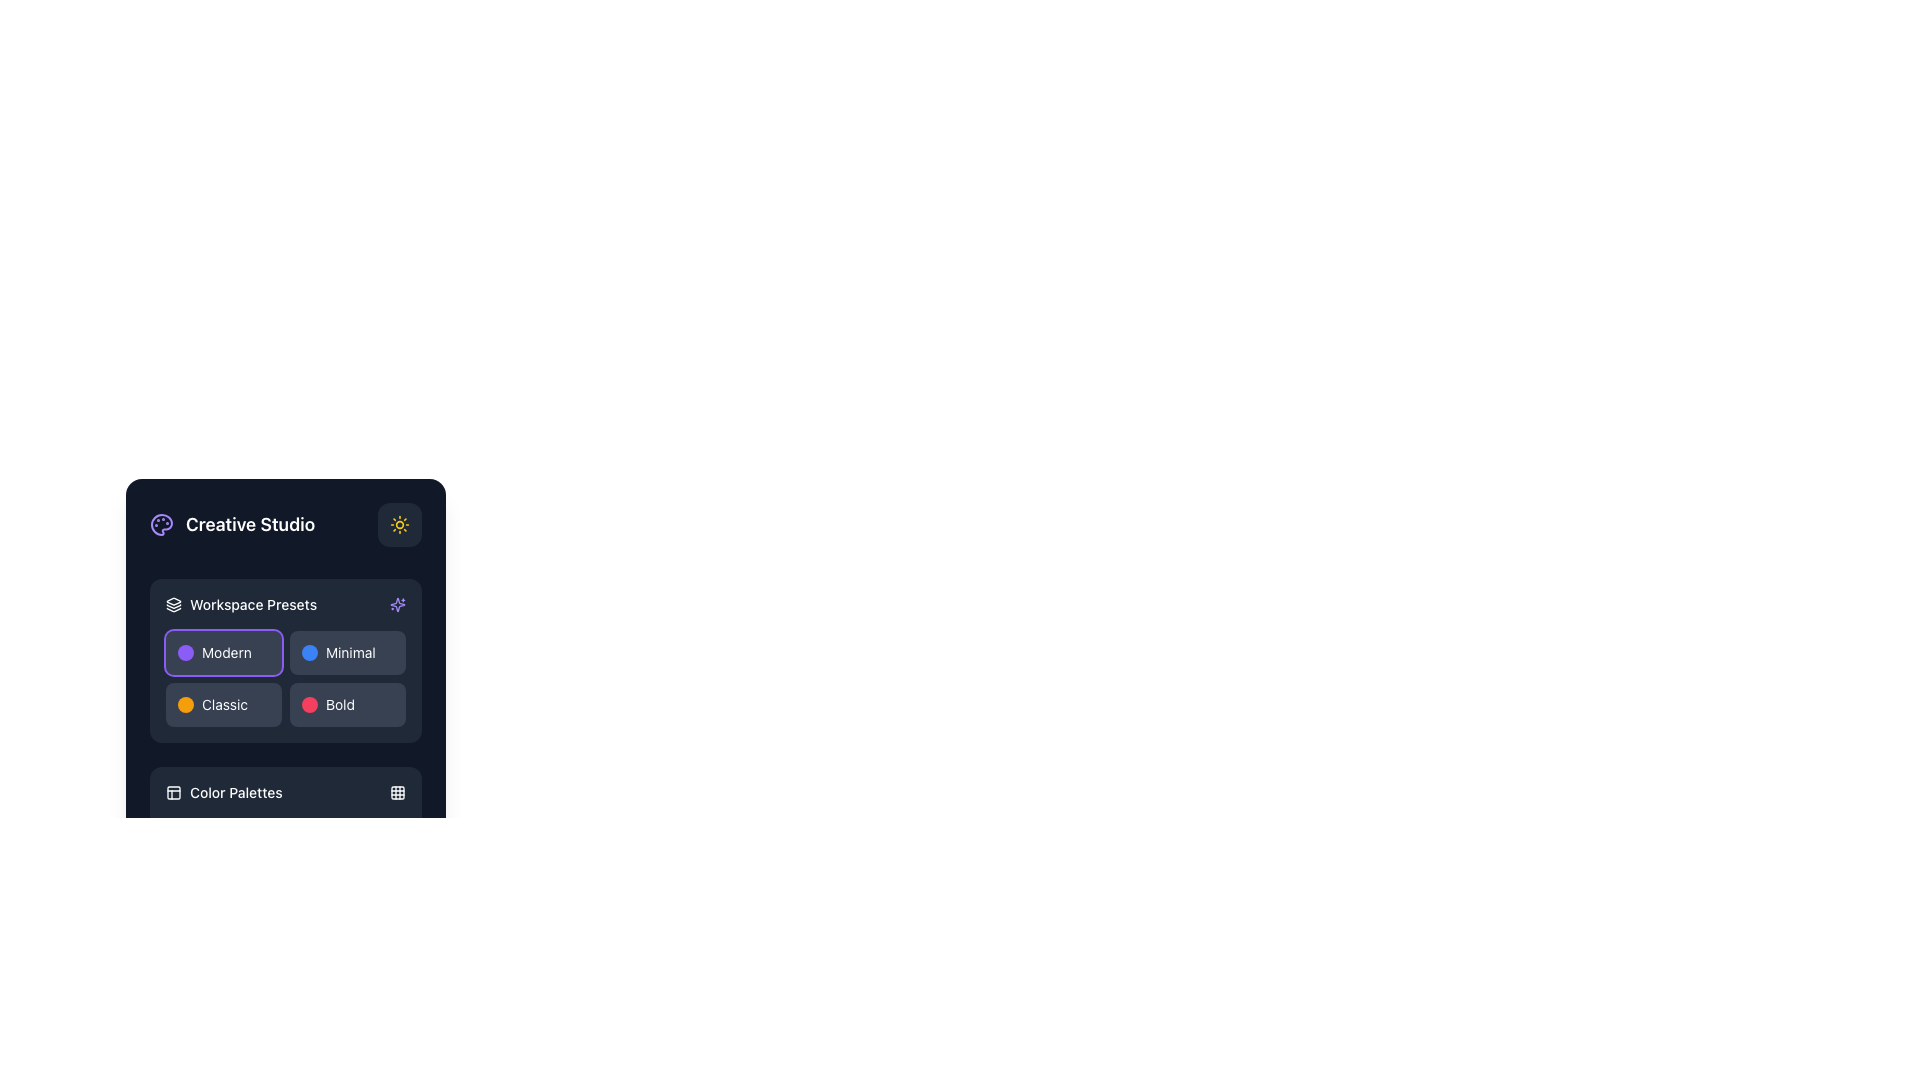 The image size is (1920, 1080). What do you see at coordinates (398, 604) in the screenshot?
I see `the Decorative Icon, which is a lavender starburst symbol located in the top-right corner of the 'Creative Studio' menu, indicating special features or highlights` at bounding box center [398, 604].